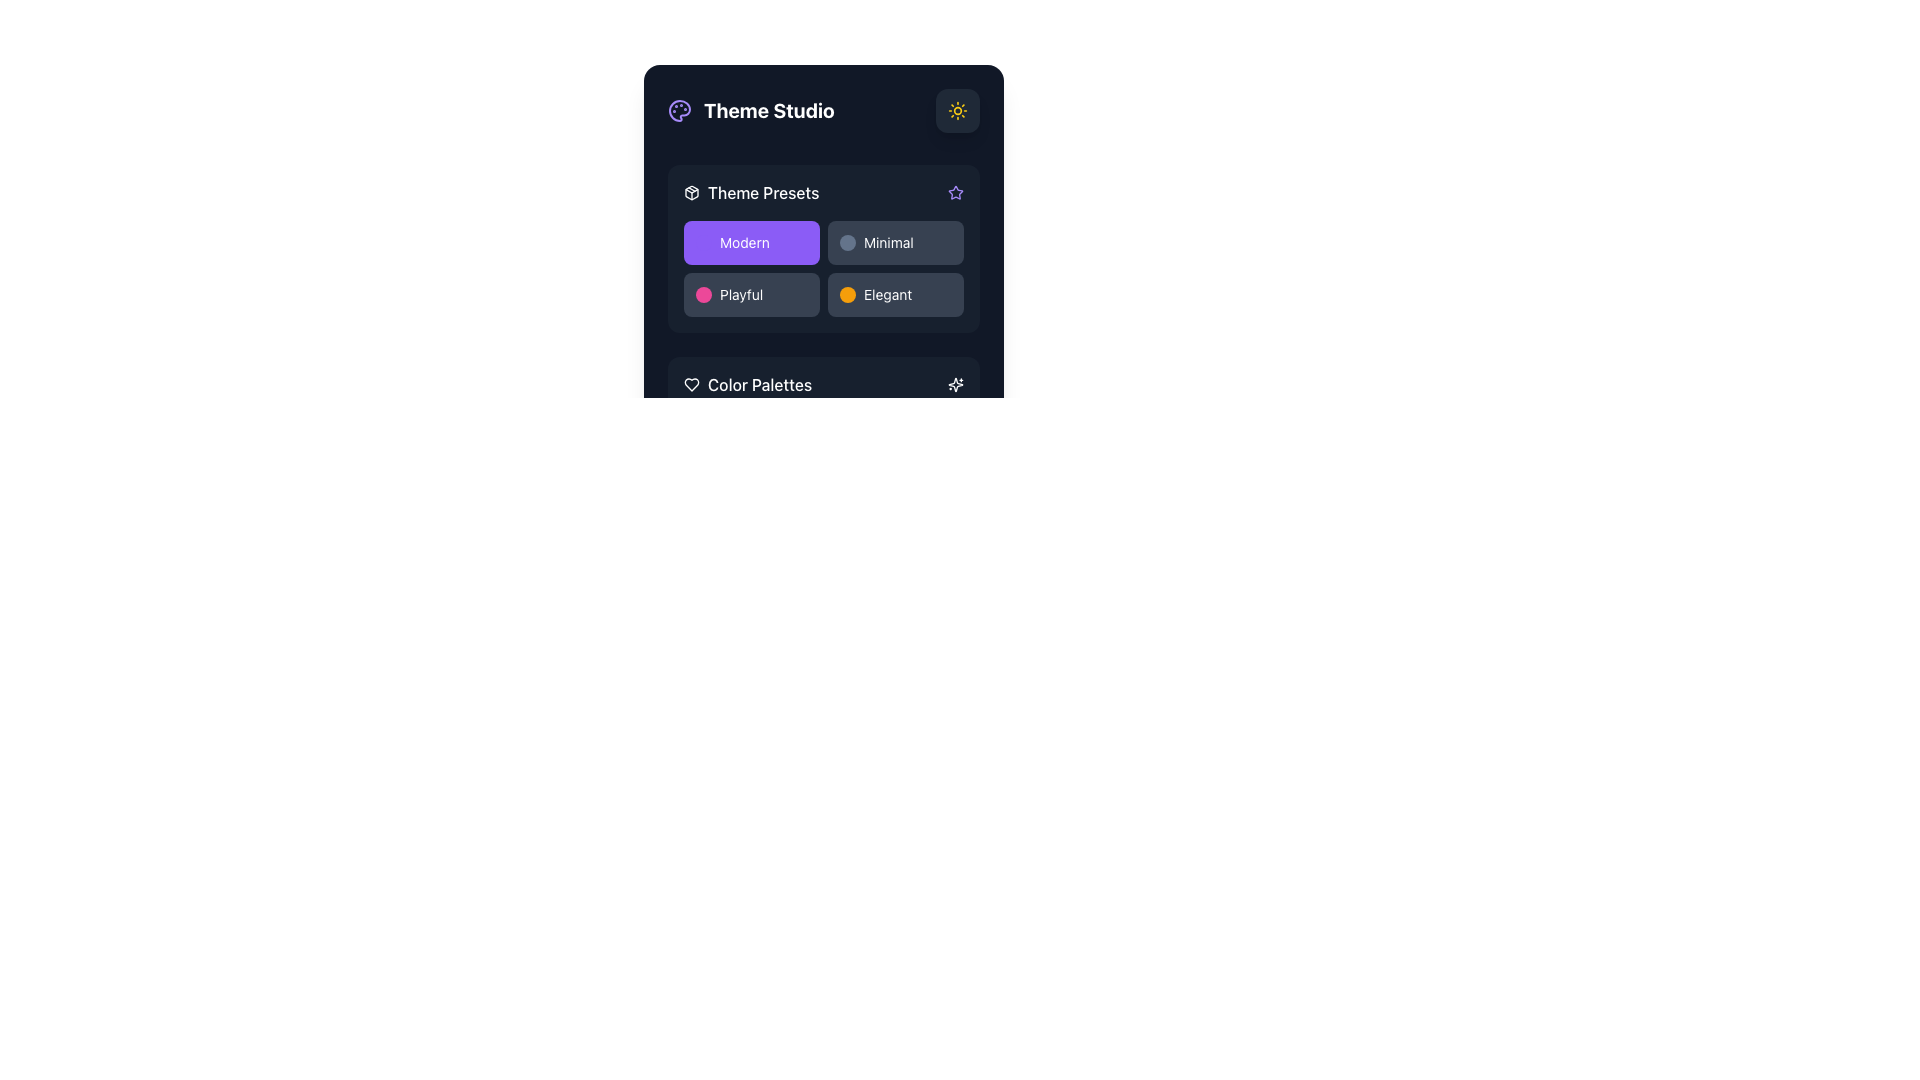 This screenshot has width=1920, height=1080. What do you see at coordinates (895, 294) in the screenshot?
I see `the 'Elegant' button in the 'Theme Presets' section` at bounding box center [895, 294].